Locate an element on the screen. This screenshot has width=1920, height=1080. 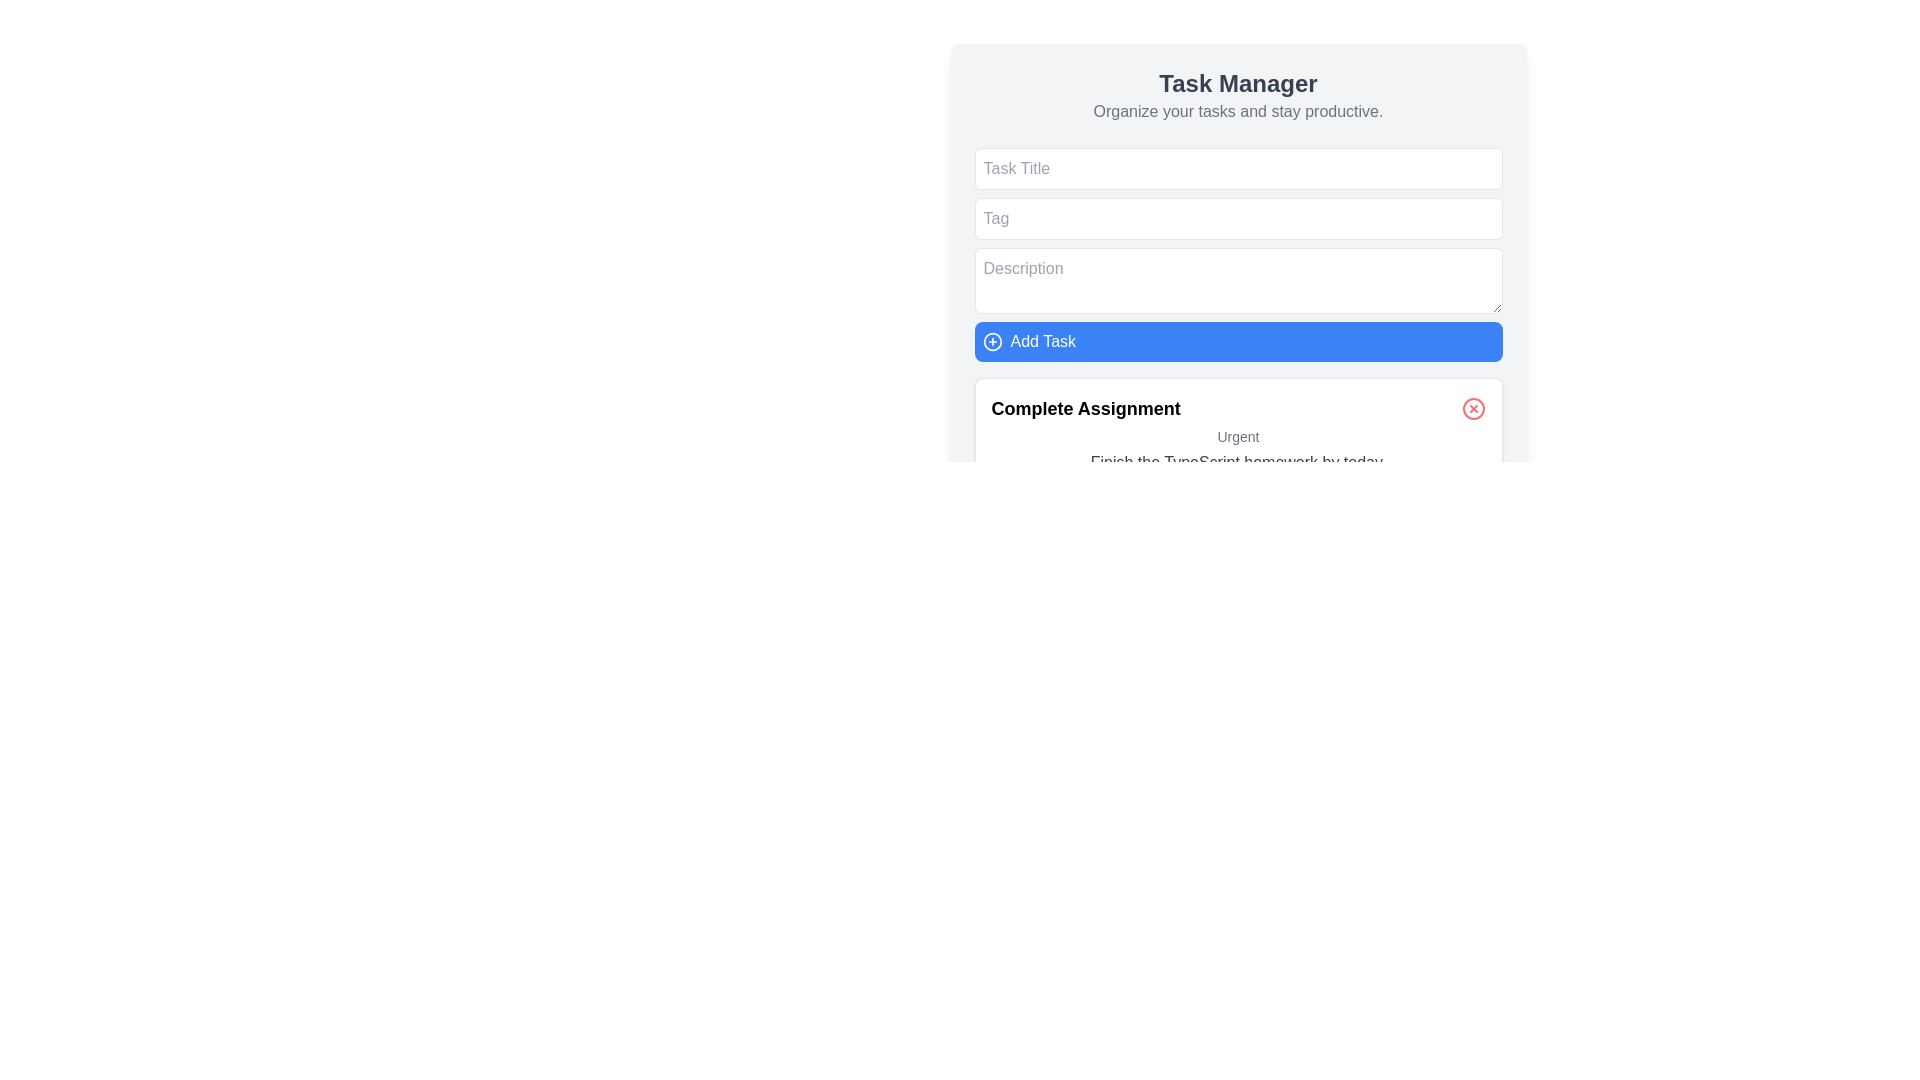
the Text block that serves as the header for the task manager interface, located at the top of a rectangular card with a light gray background is located at coordinates (1237, 96).